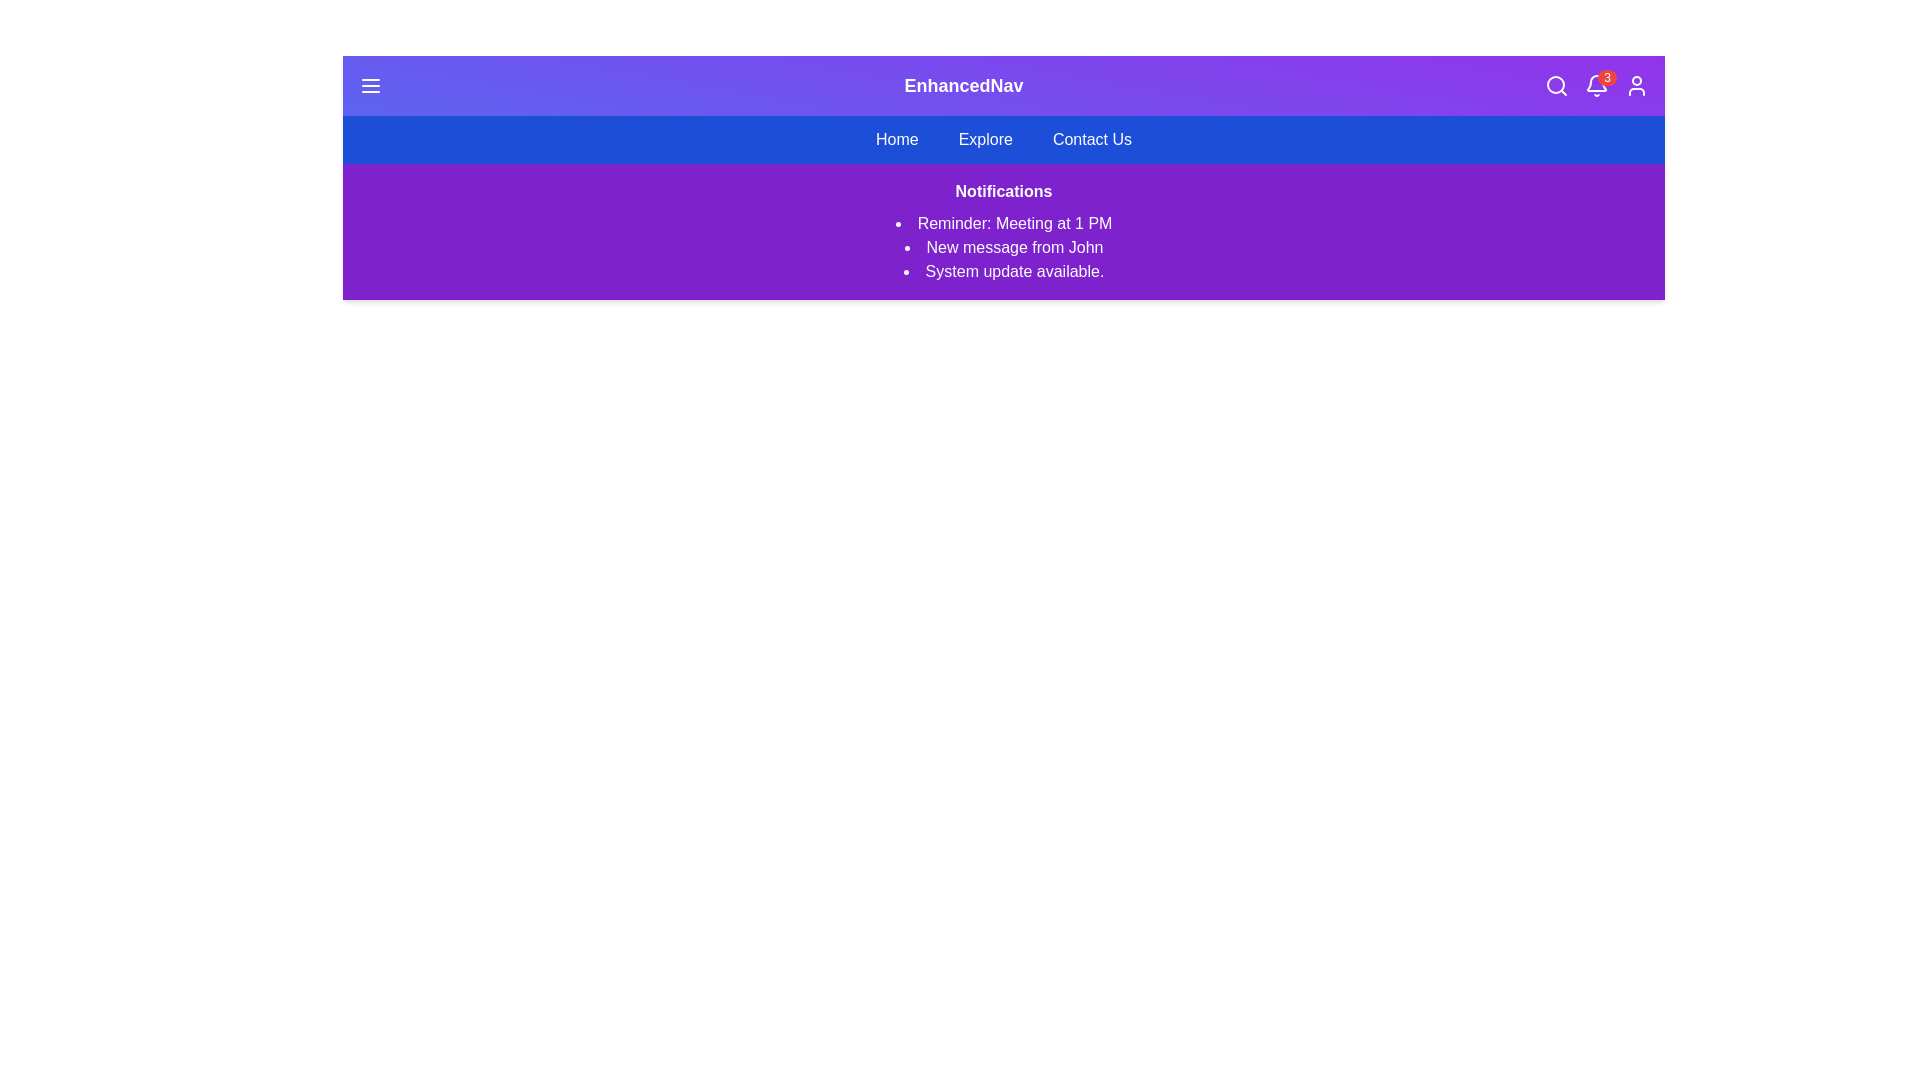 This screenshot has height=1080, width=1920. I want to click on text displayed on the Label styled with large, bold font that shows 'EnhancedNav' located at the center of the top navigation bar, so click(964, 84).